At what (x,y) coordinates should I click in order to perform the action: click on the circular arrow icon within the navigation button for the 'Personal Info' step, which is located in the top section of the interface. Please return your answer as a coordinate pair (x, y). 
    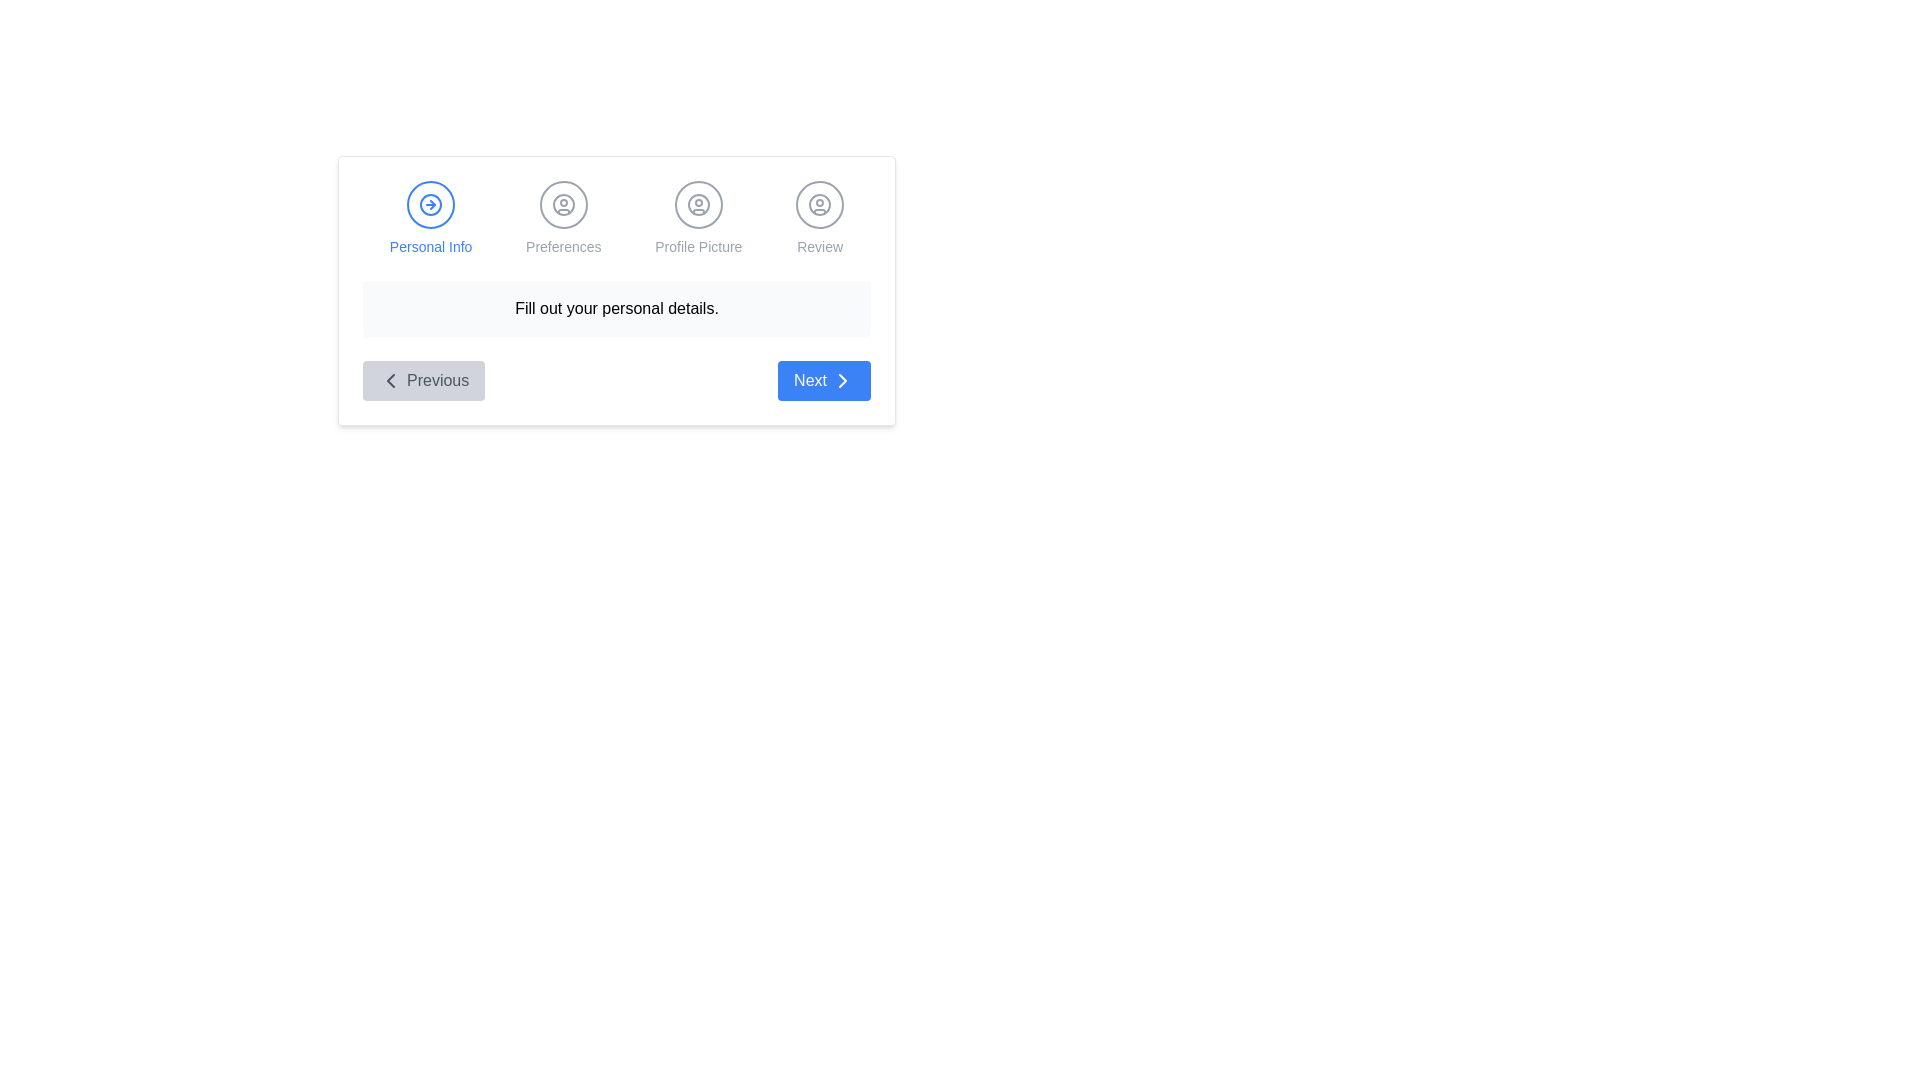
    Looking at the image, I should click on (430, 204).